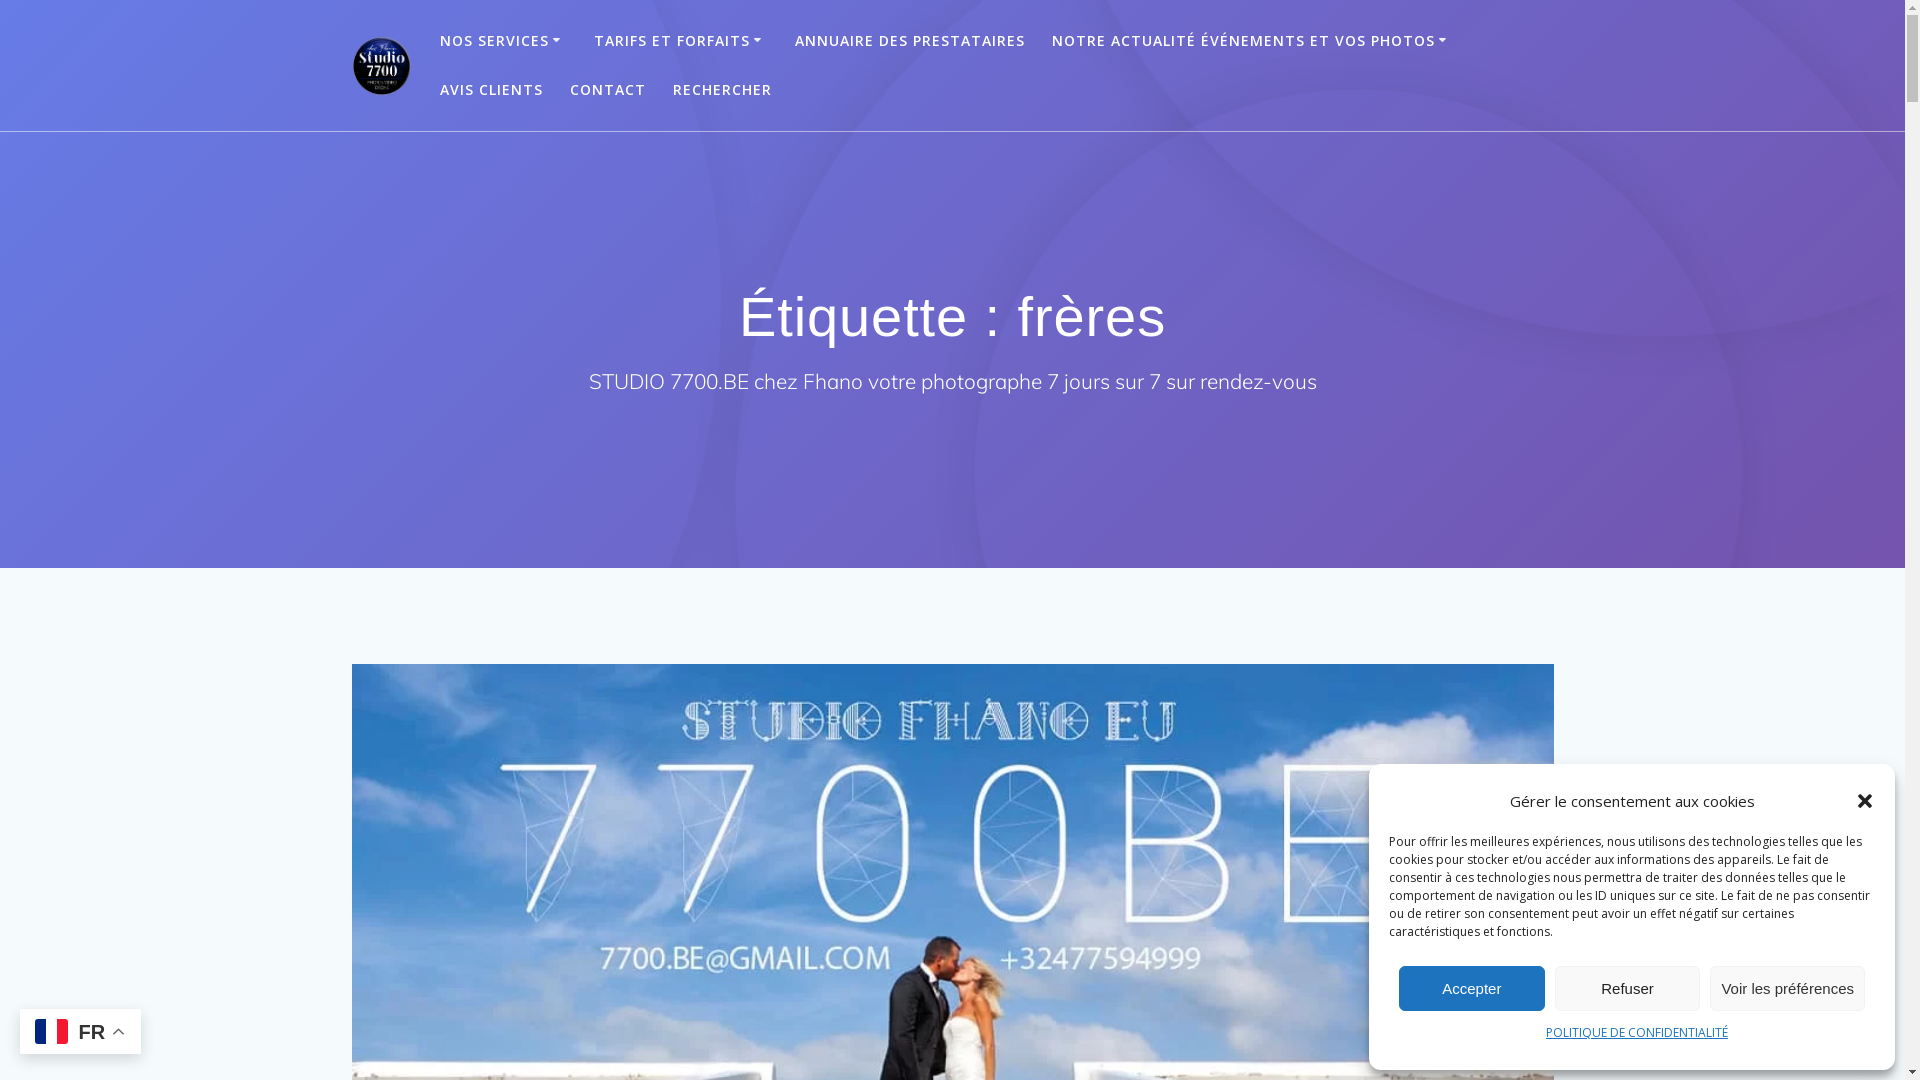  I want to click on 'TARIFS ET FORFAITS', so click(681, 41).